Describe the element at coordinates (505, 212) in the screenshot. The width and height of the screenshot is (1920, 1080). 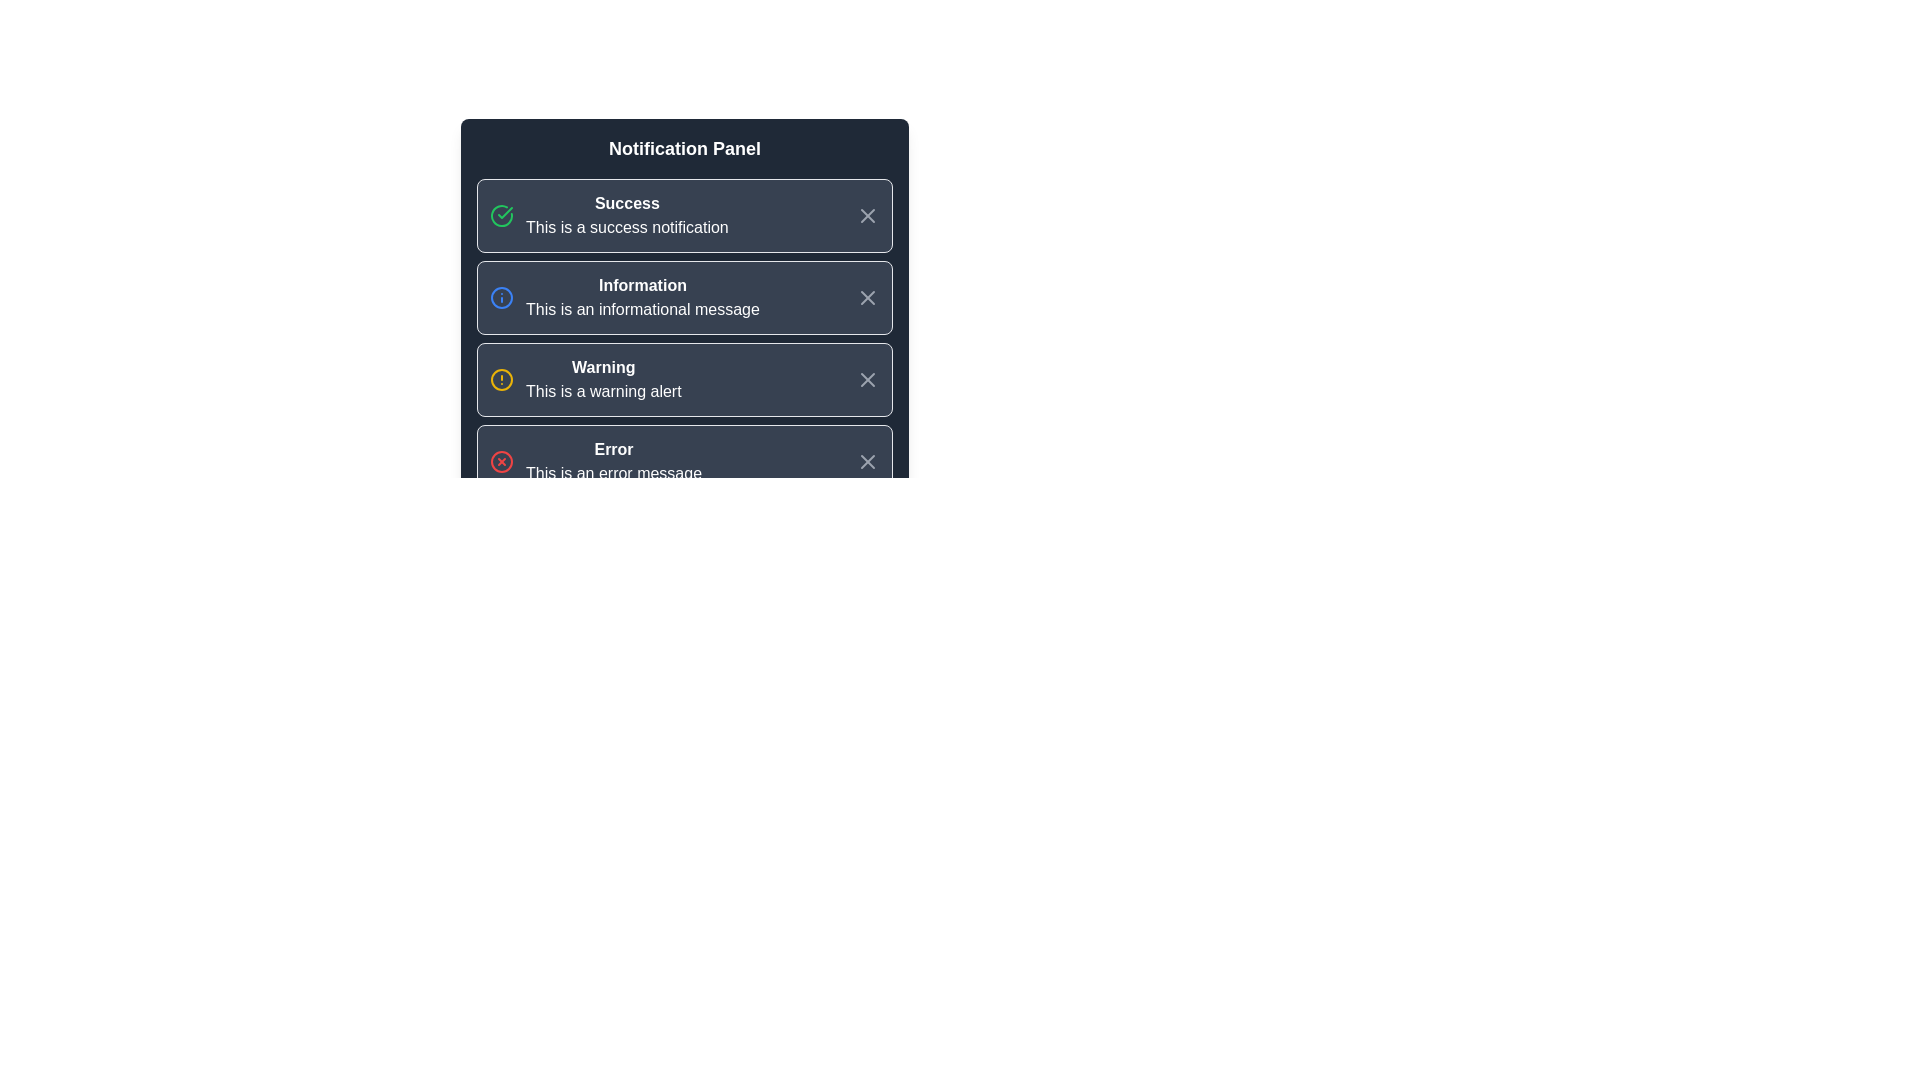
I see `the success notification icon located to the left of the 'Success' text in the notification panel` at that location.